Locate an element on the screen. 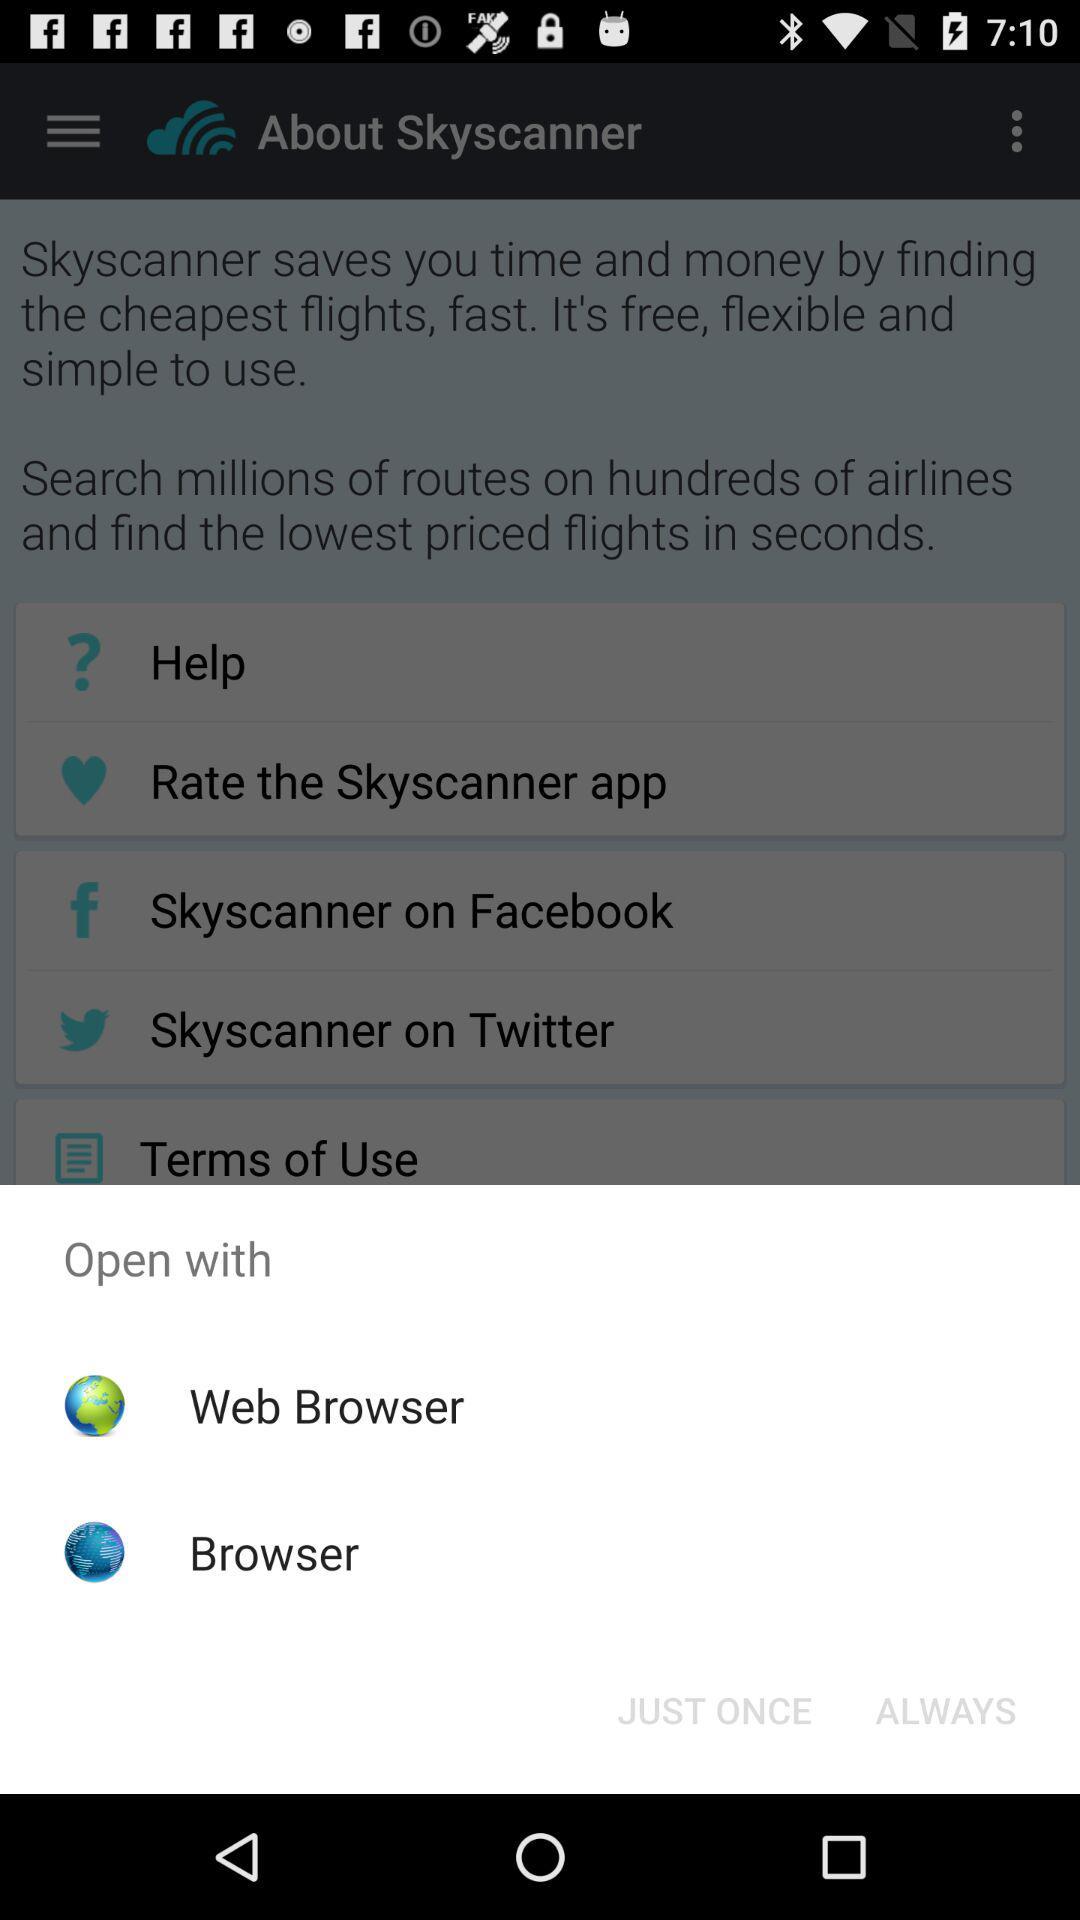 This screenshot has height=1920, width=1080. app below the open with is located at coordinates (713, 1708).